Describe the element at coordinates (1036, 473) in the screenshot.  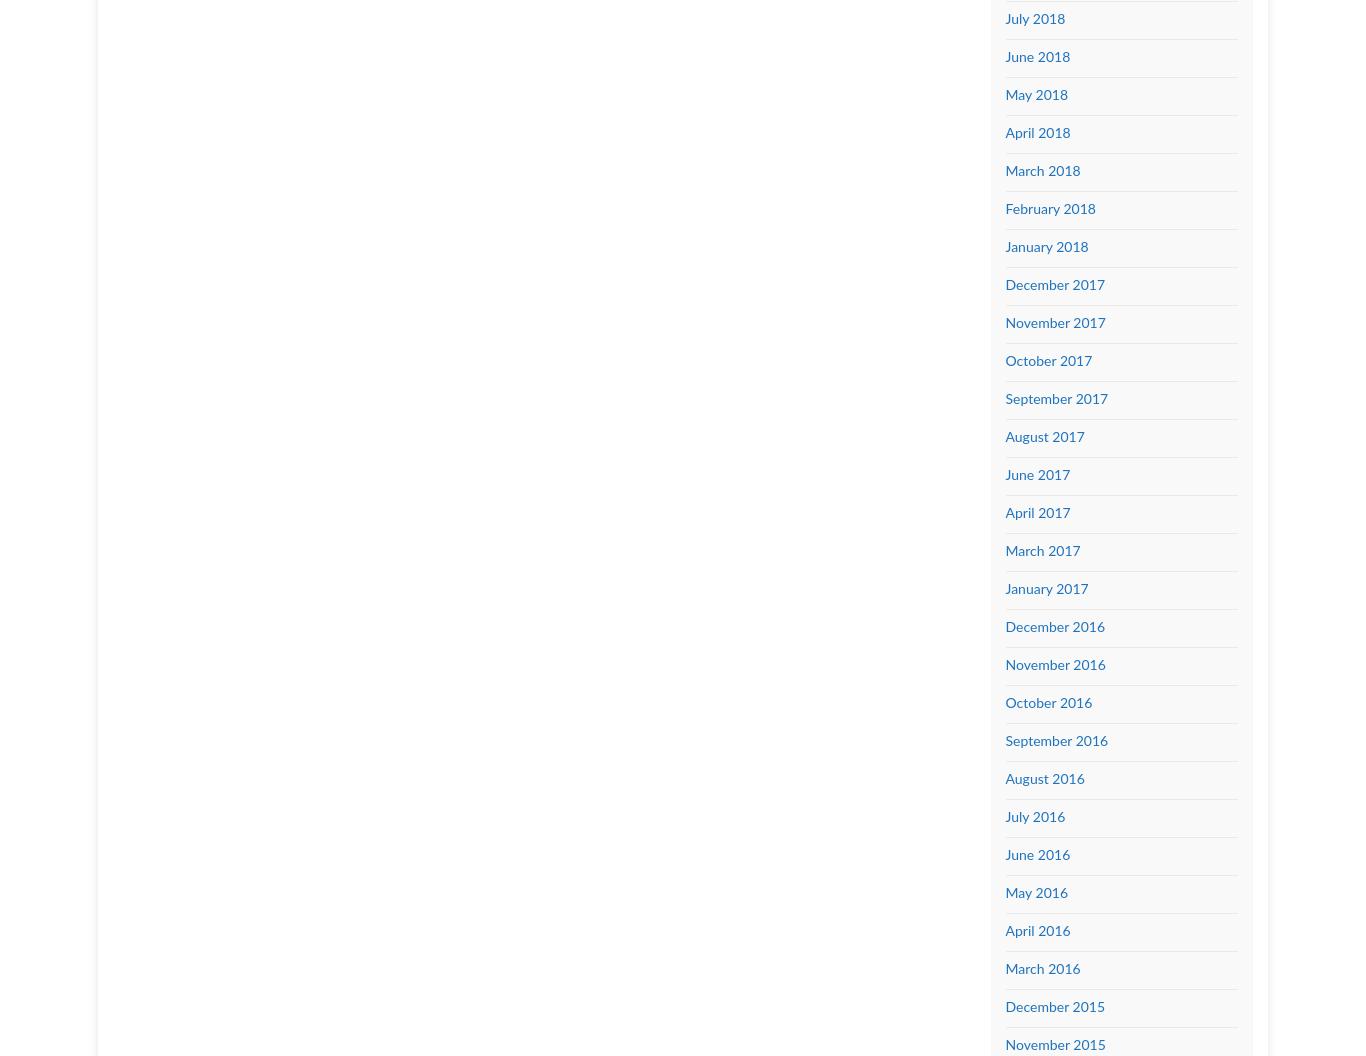
I see `'June 2017'` at that location.